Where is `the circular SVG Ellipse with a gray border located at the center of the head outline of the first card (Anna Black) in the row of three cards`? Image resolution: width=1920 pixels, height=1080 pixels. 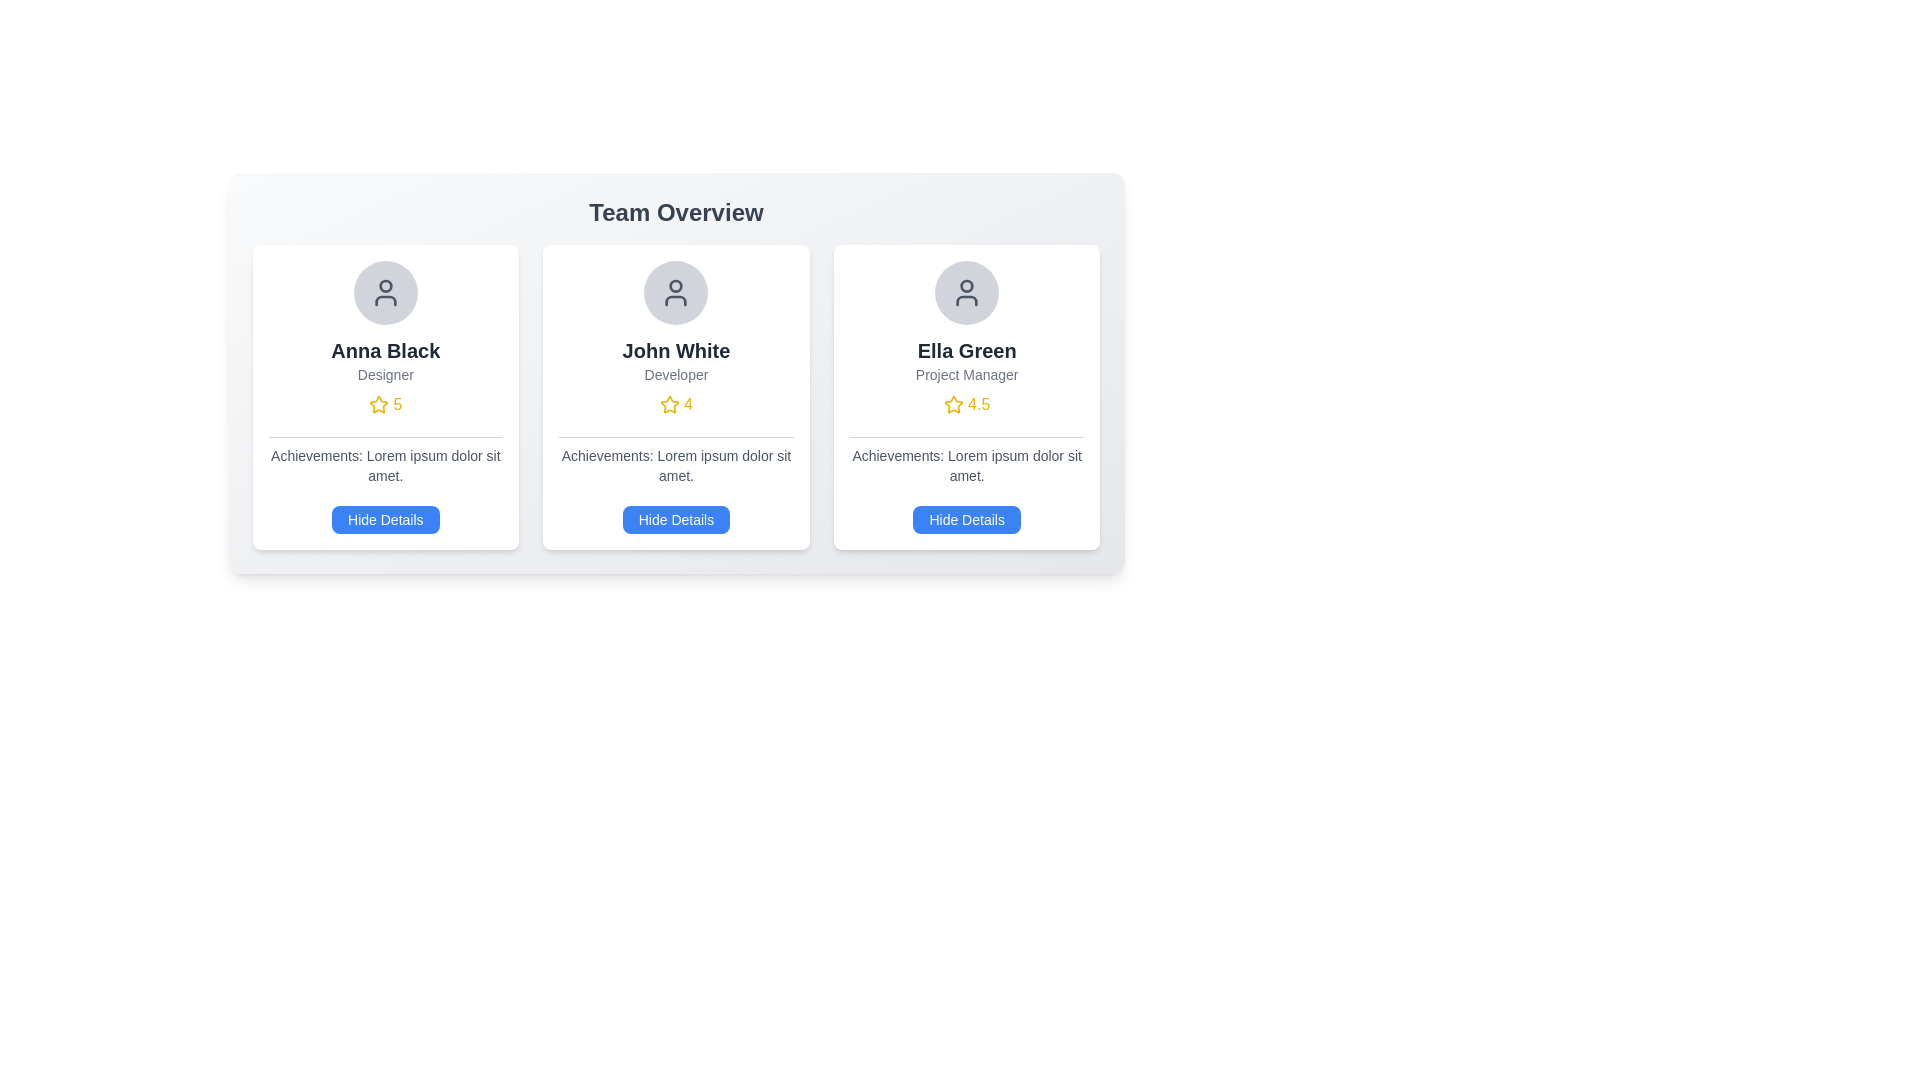 the circular SVG Ellipse with a gray border located at the center of the head outline of the first card (Anna Black) in the row of three cards is located at coordinates (385, 286).